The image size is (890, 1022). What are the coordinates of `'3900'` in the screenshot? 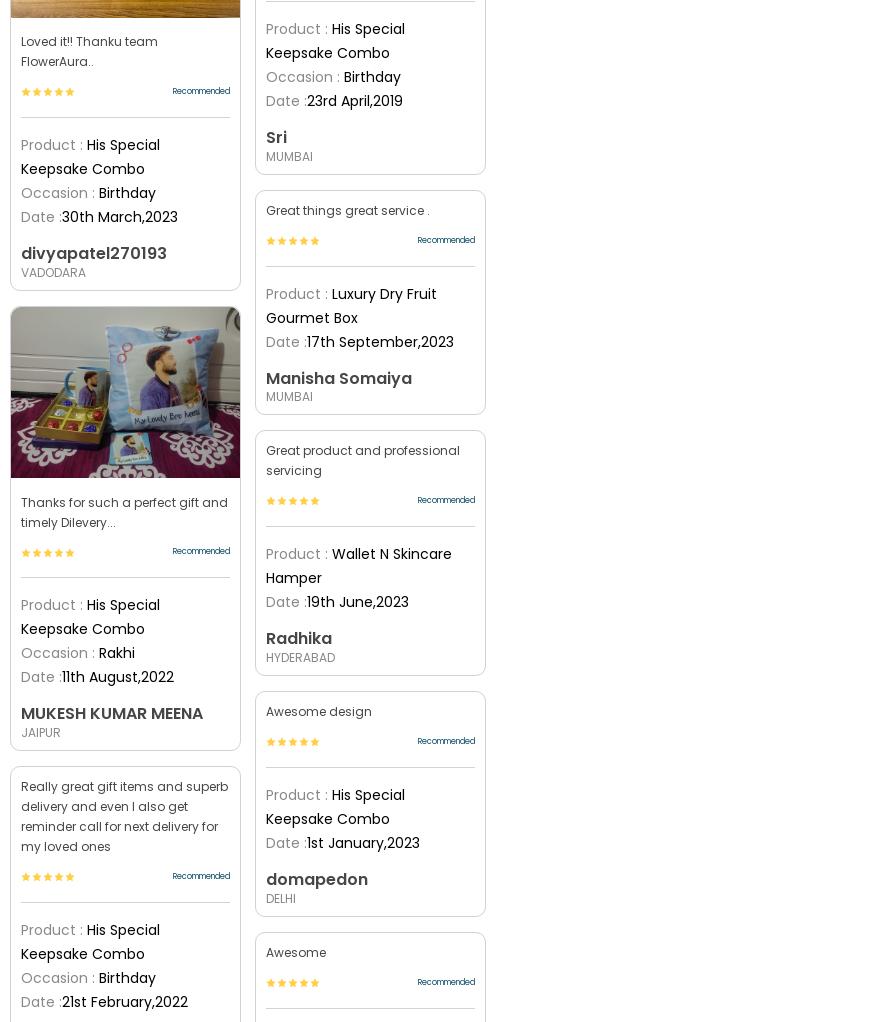 It's located at (295, 551).